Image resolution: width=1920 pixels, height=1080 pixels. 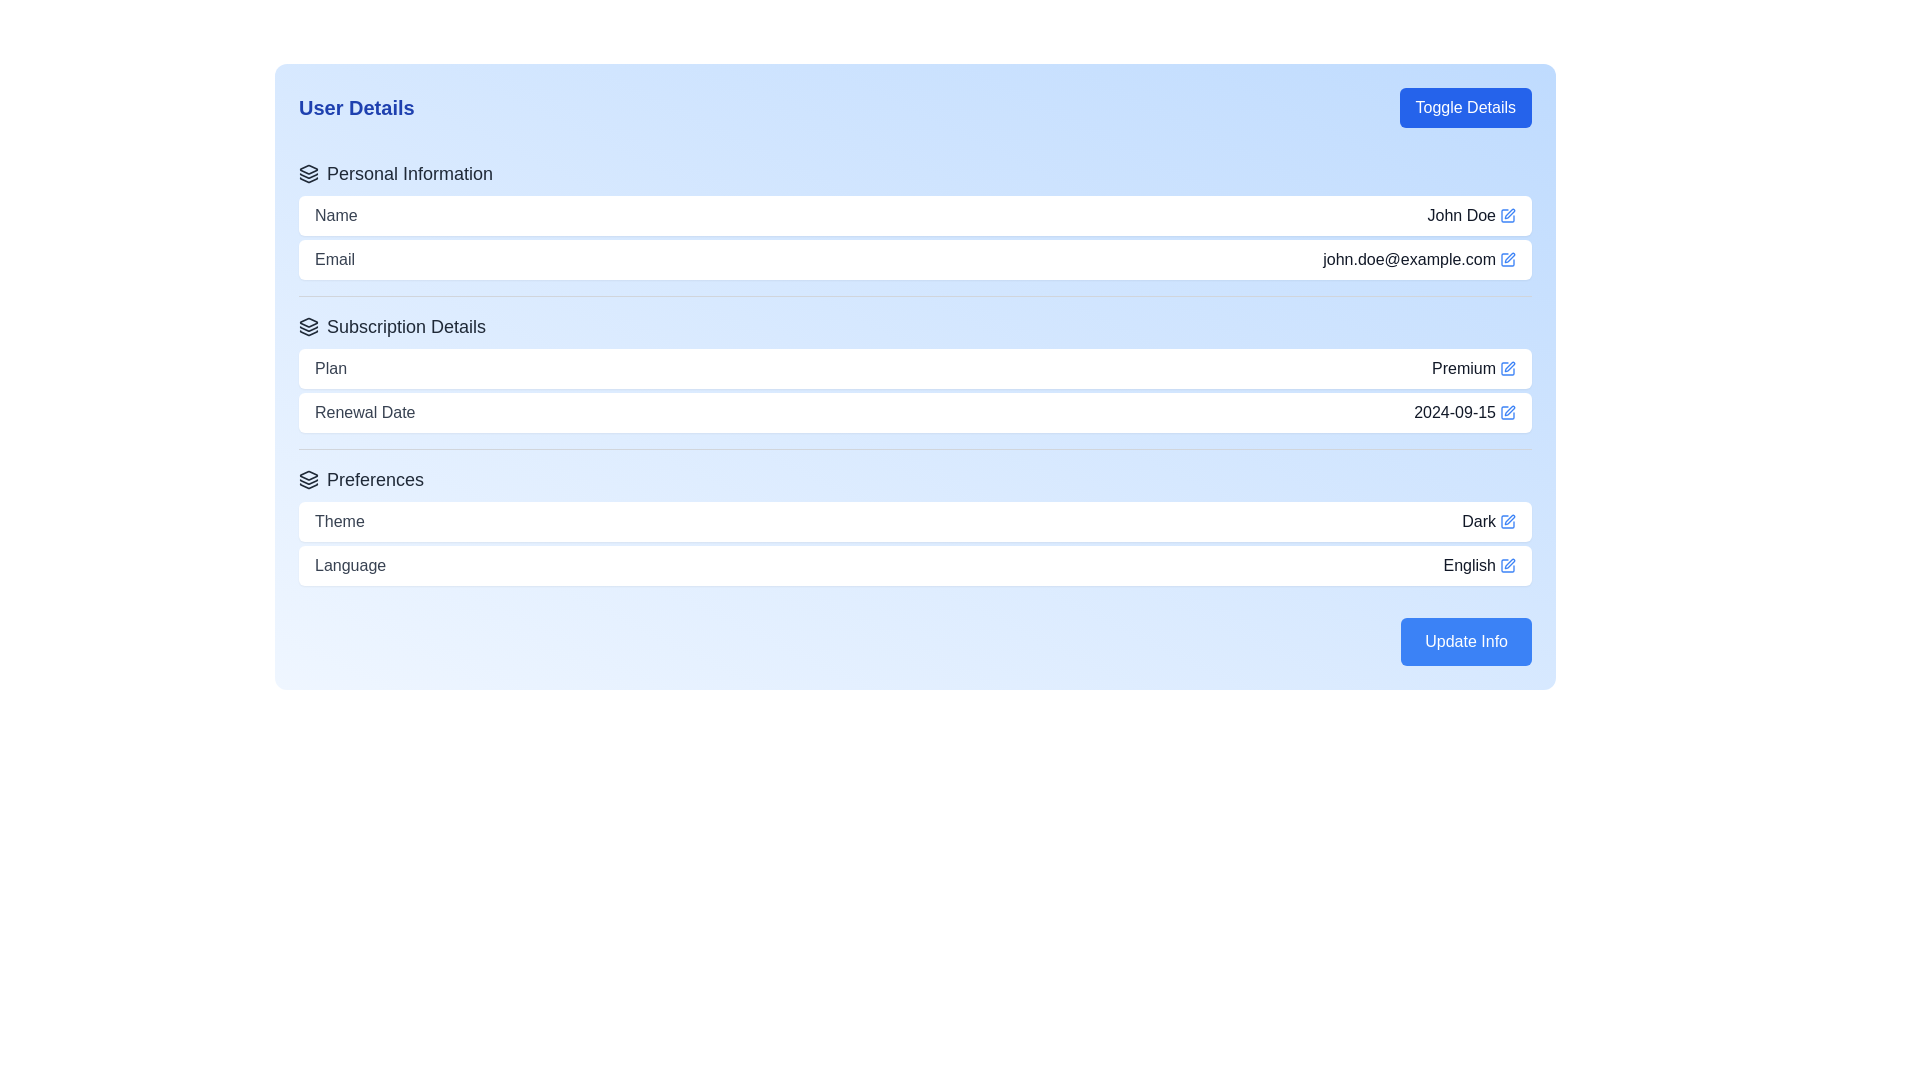 I want to click on title 'User Details' located at the top of the card interface, which is styled with a large blue font, so click(x=914, y=108).